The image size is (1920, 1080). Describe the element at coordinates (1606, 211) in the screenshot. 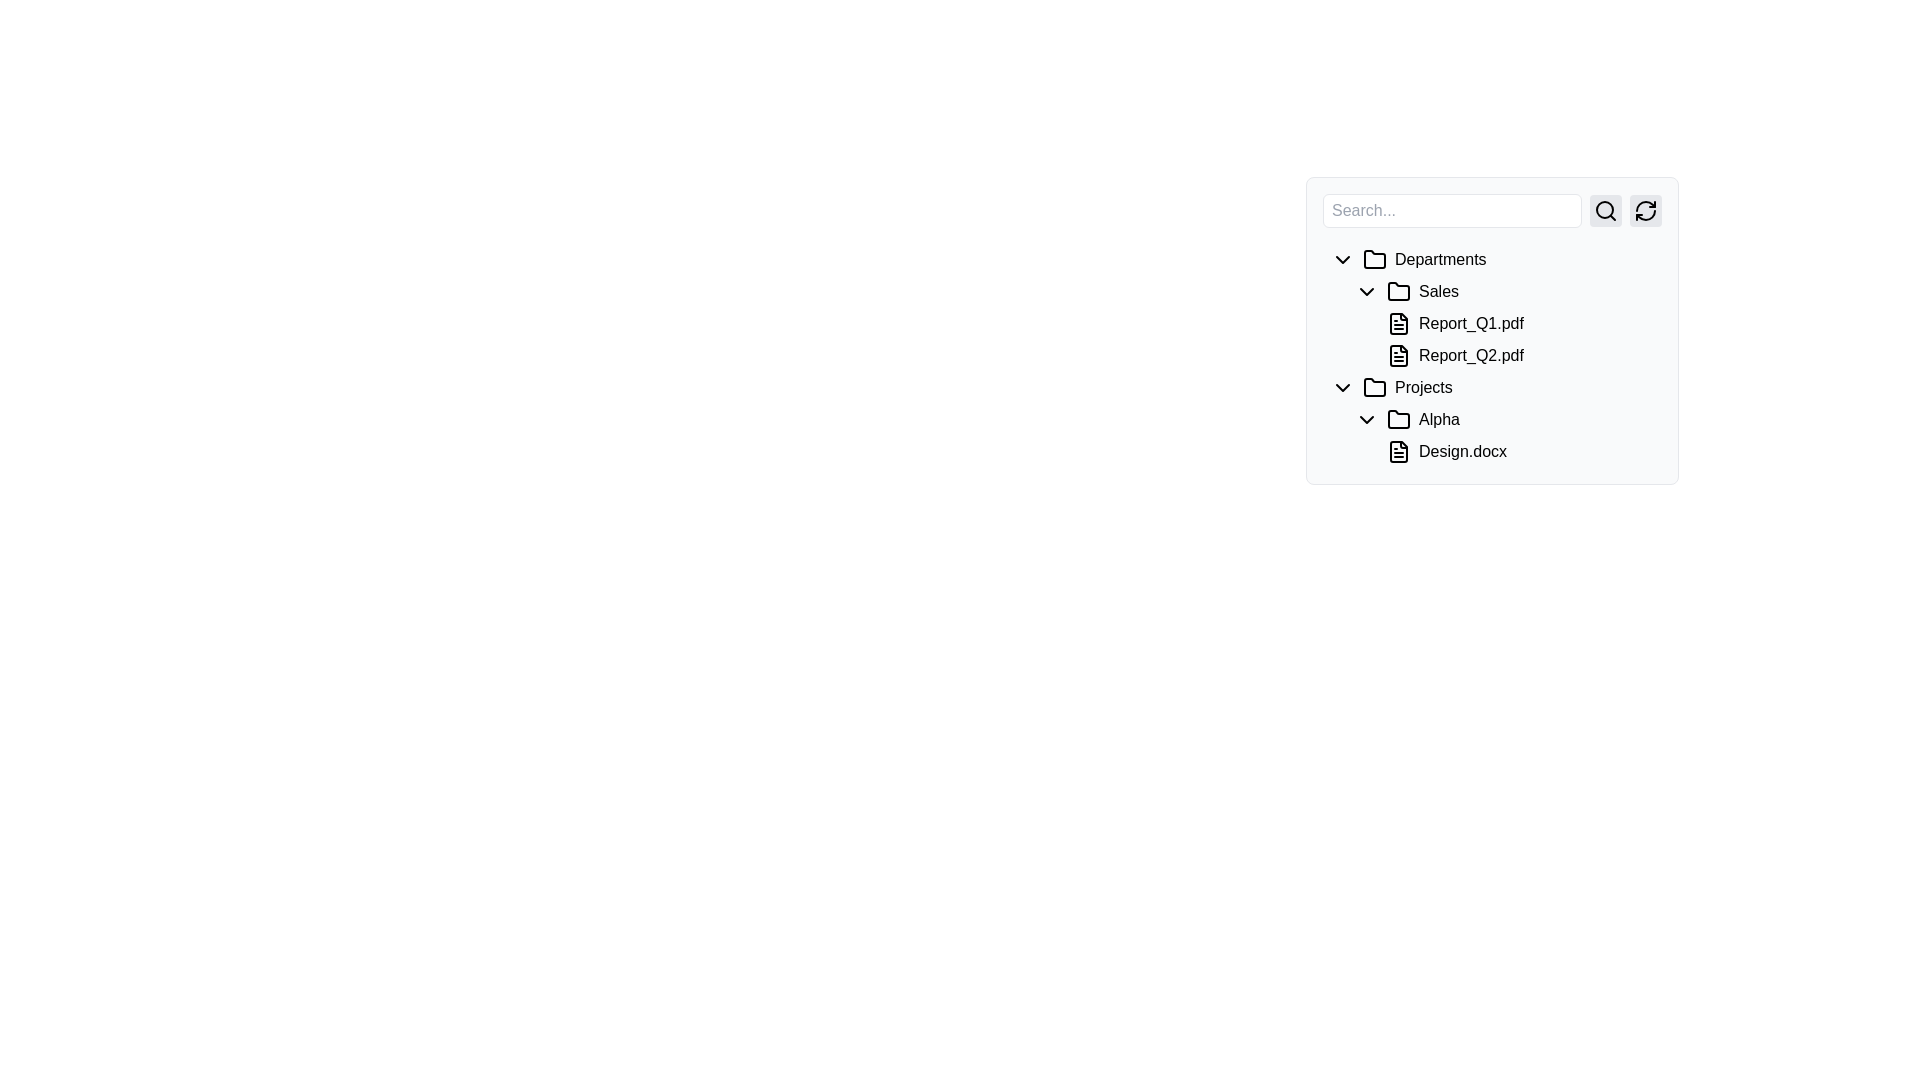

I see `the search button with a magnifying glass icon located immediately to the right of the search input field` at that location.